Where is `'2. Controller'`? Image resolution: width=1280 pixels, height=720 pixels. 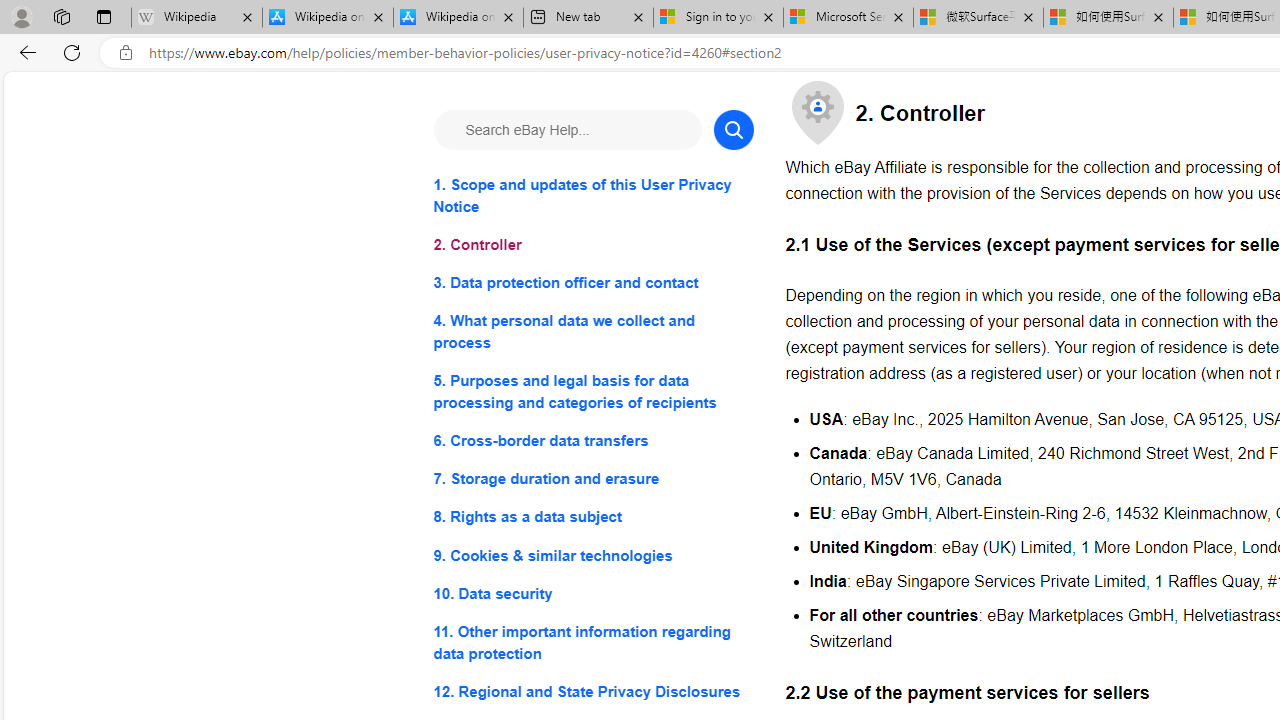 '2. Controller' is located at coordinates (592, 244).